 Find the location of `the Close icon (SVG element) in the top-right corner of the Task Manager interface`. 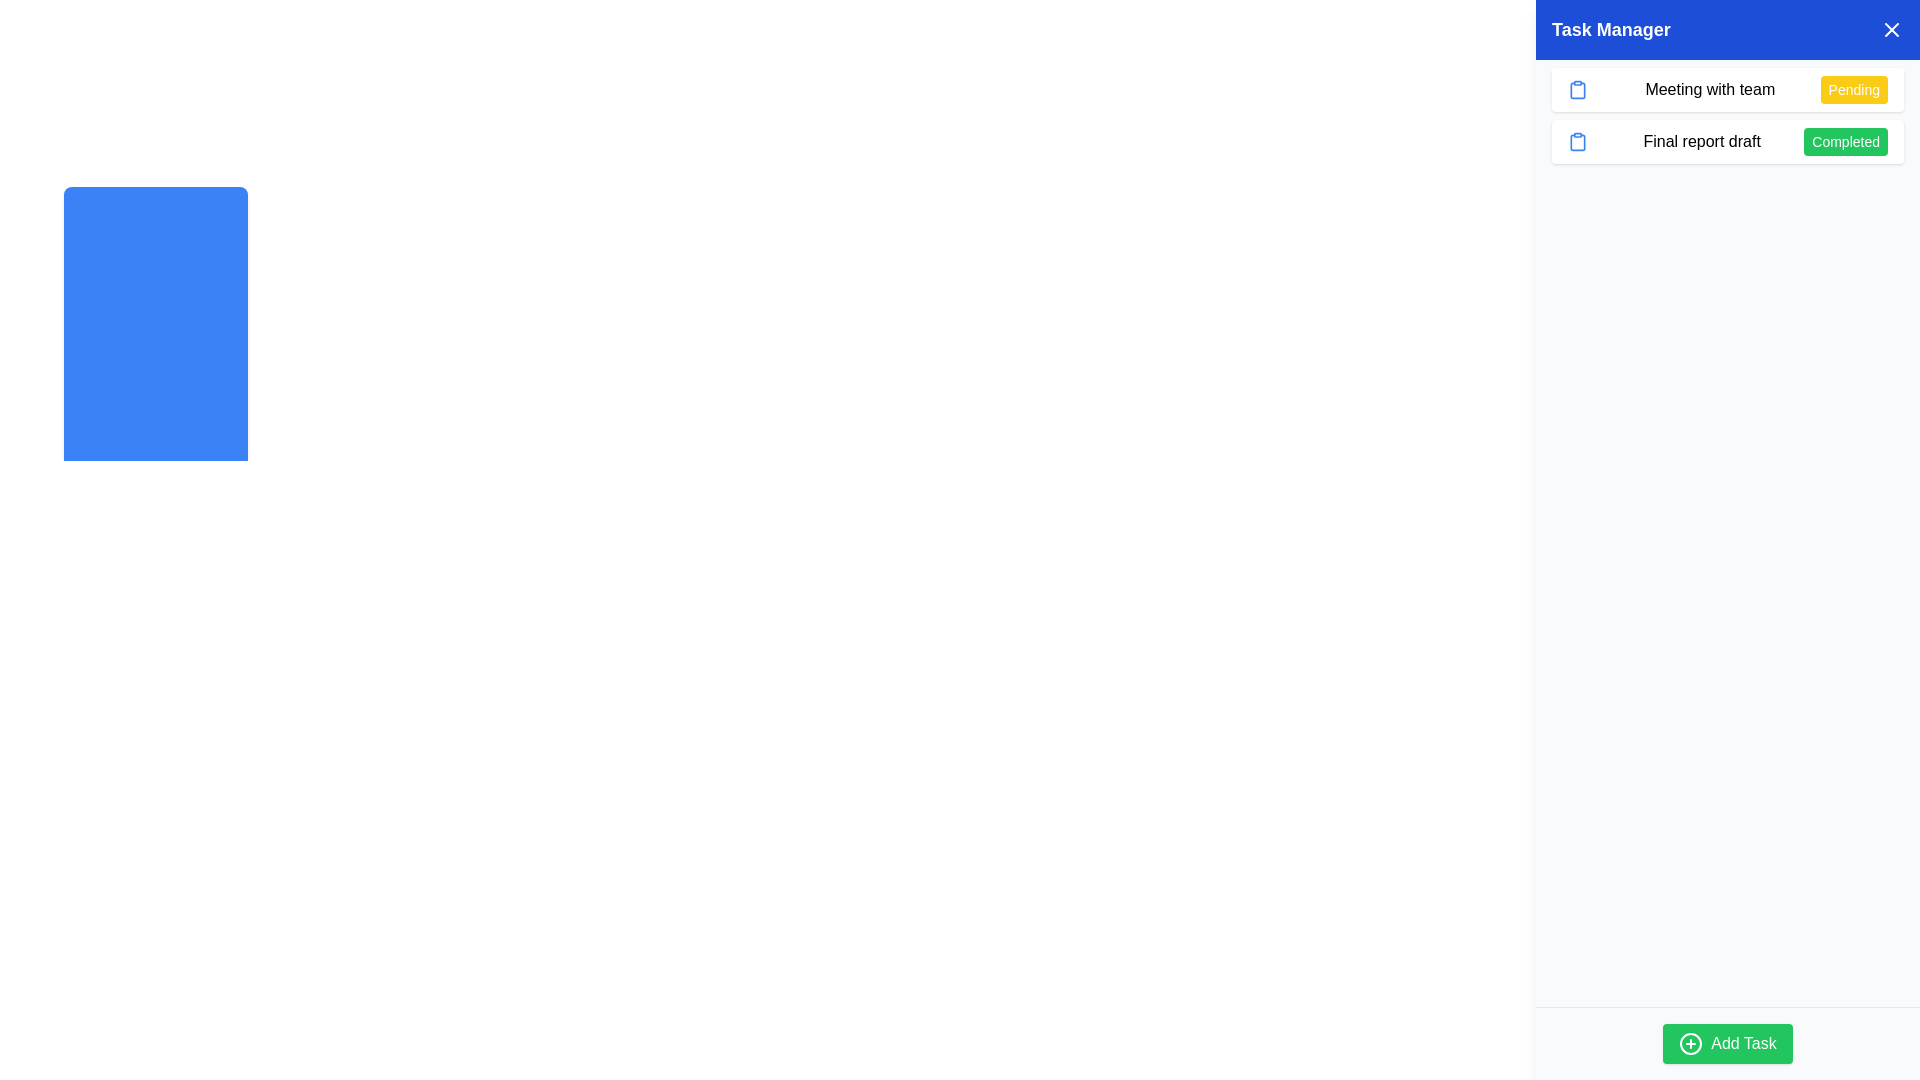

the Close icon (SVG element) in the top-right corner of the Task Manager interface is located at coordinates (1890, 30).